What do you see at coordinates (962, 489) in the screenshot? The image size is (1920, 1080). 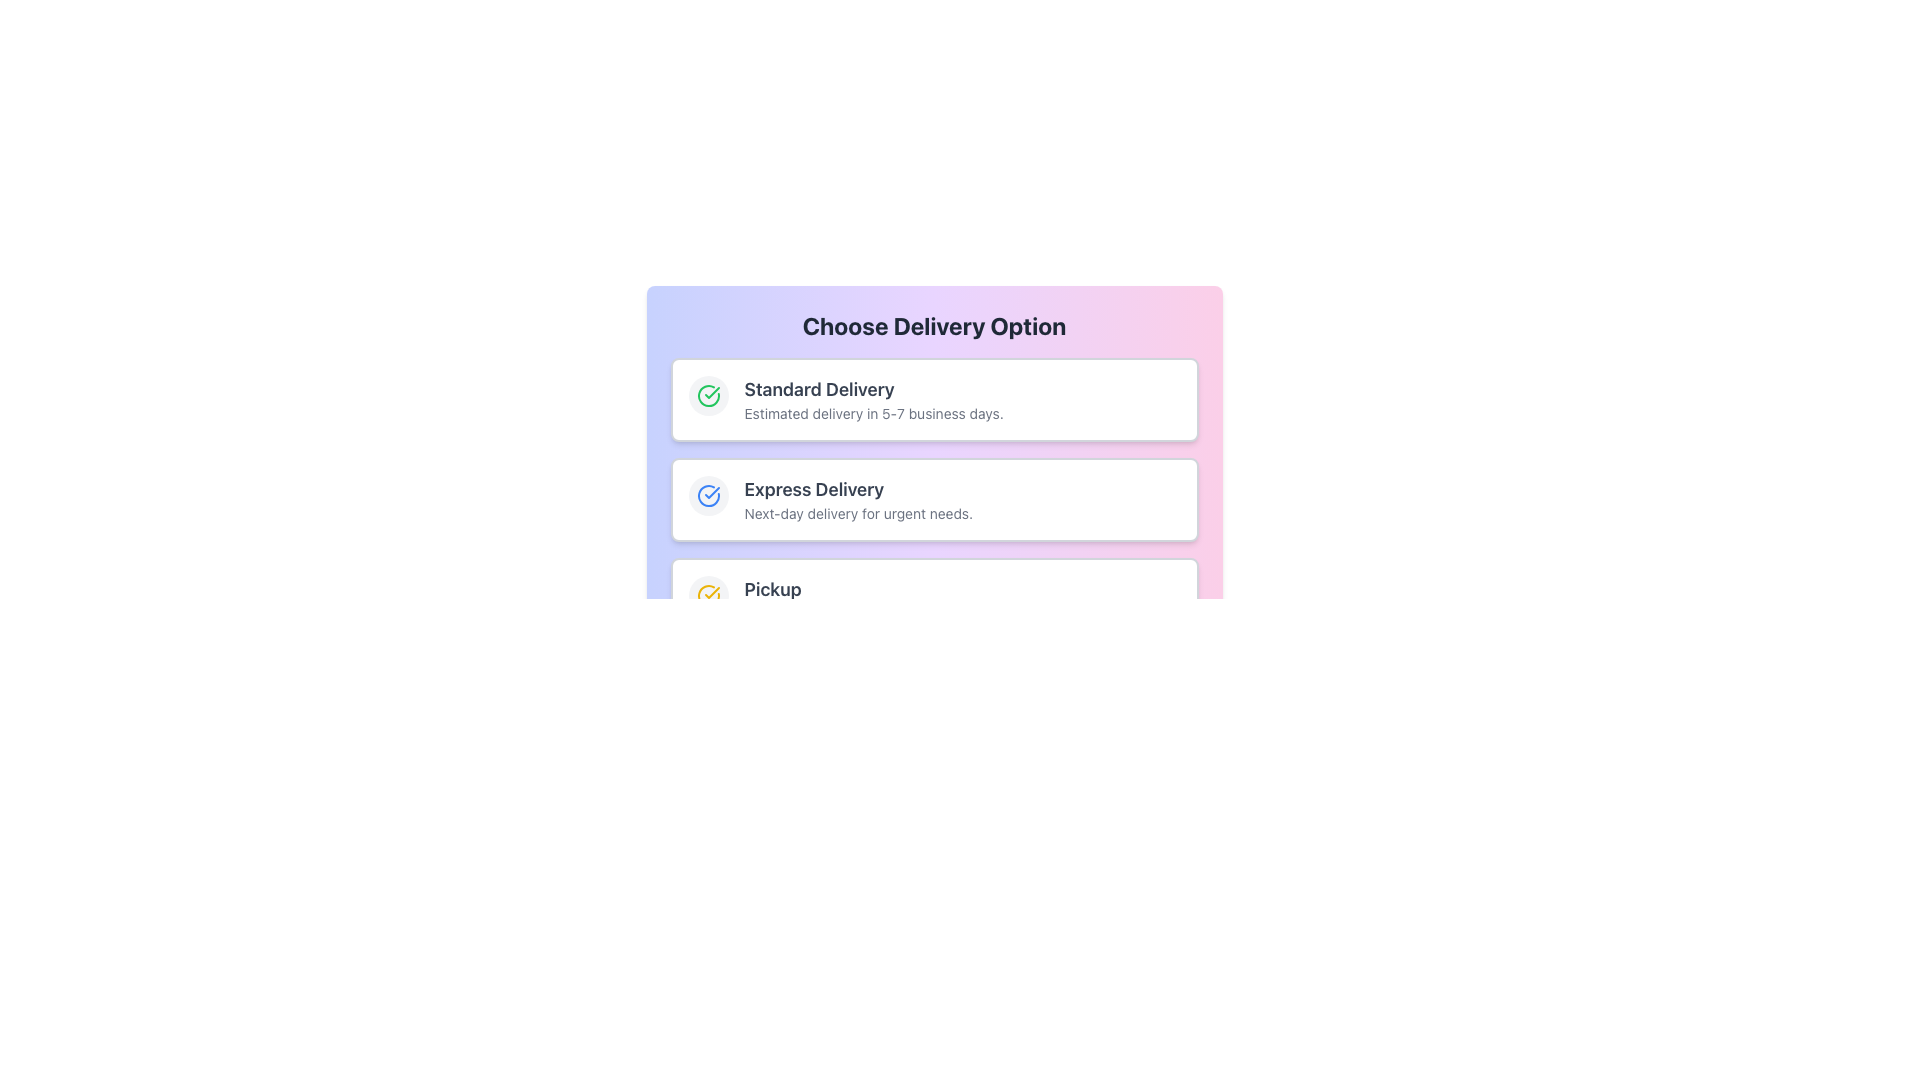 I see `the containing component of the 'Express Delivery' text label` at bounding box center [962, 489].